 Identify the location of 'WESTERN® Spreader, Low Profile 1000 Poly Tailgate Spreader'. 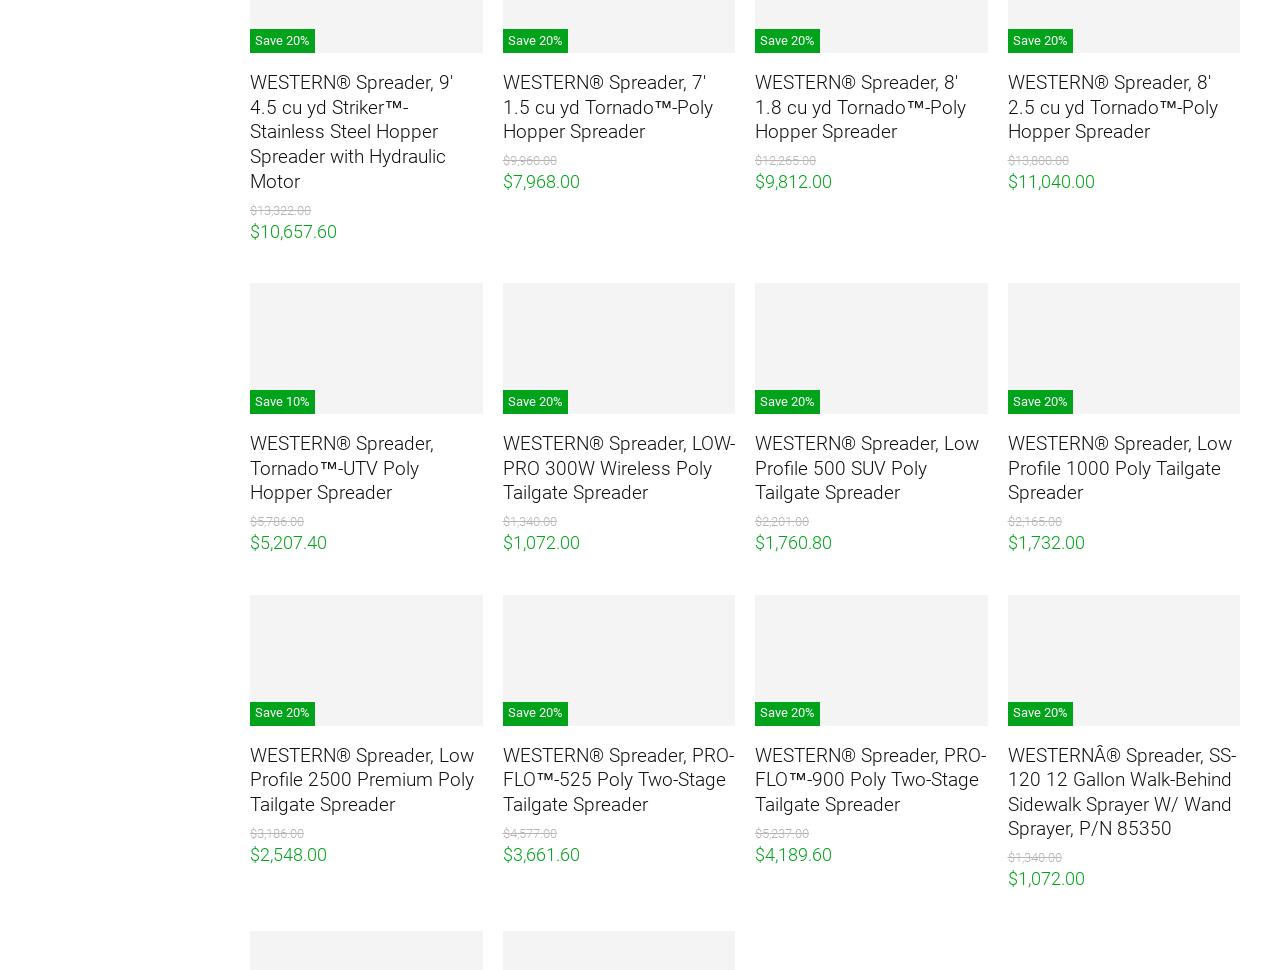
(1117, 467).